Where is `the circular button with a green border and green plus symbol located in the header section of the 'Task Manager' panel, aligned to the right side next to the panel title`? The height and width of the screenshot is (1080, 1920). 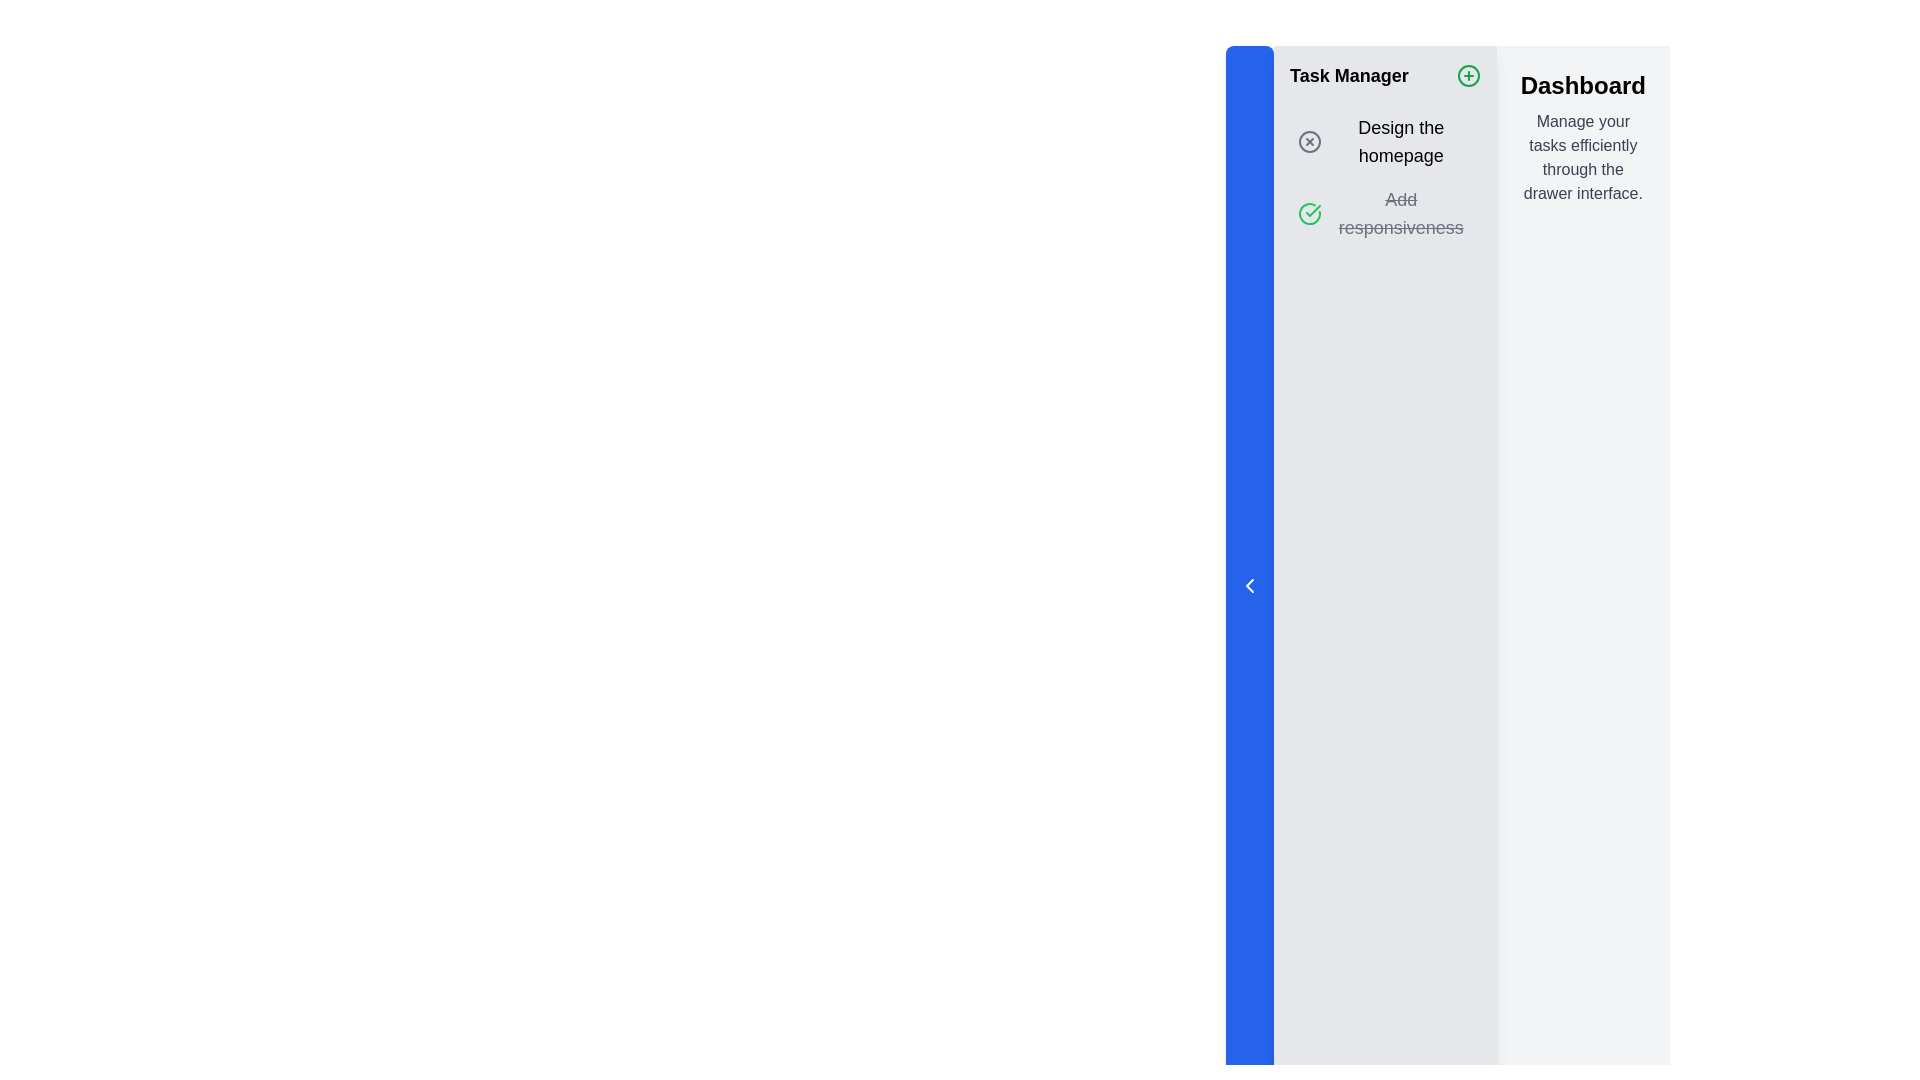
the circular button with a green border and green plus symbol located in the header section of the 'Task Manager' panel, aligned to the right side next to the panel title is located at coordinates (1468, 75).